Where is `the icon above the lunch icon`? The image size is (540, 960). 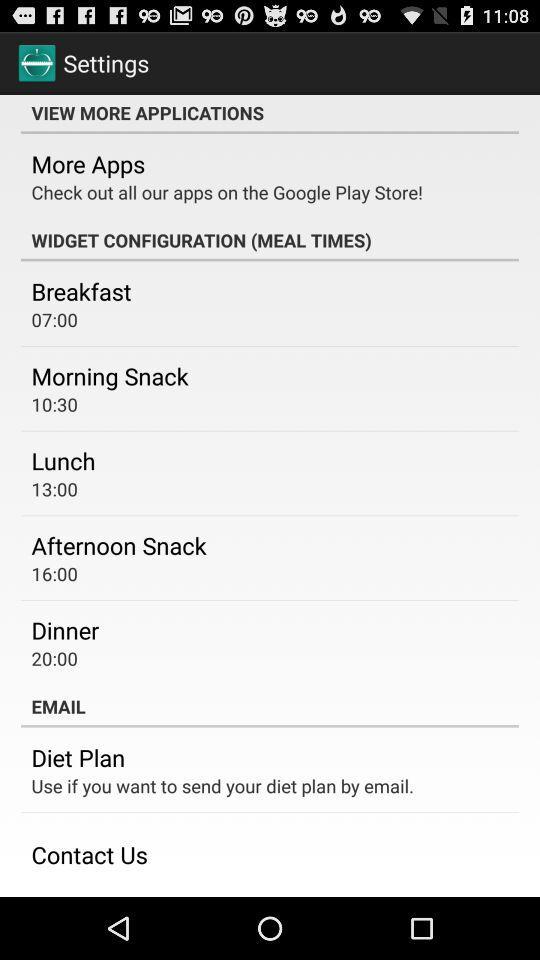 the icon above the lunch icon is located at coordinates (54, 403).